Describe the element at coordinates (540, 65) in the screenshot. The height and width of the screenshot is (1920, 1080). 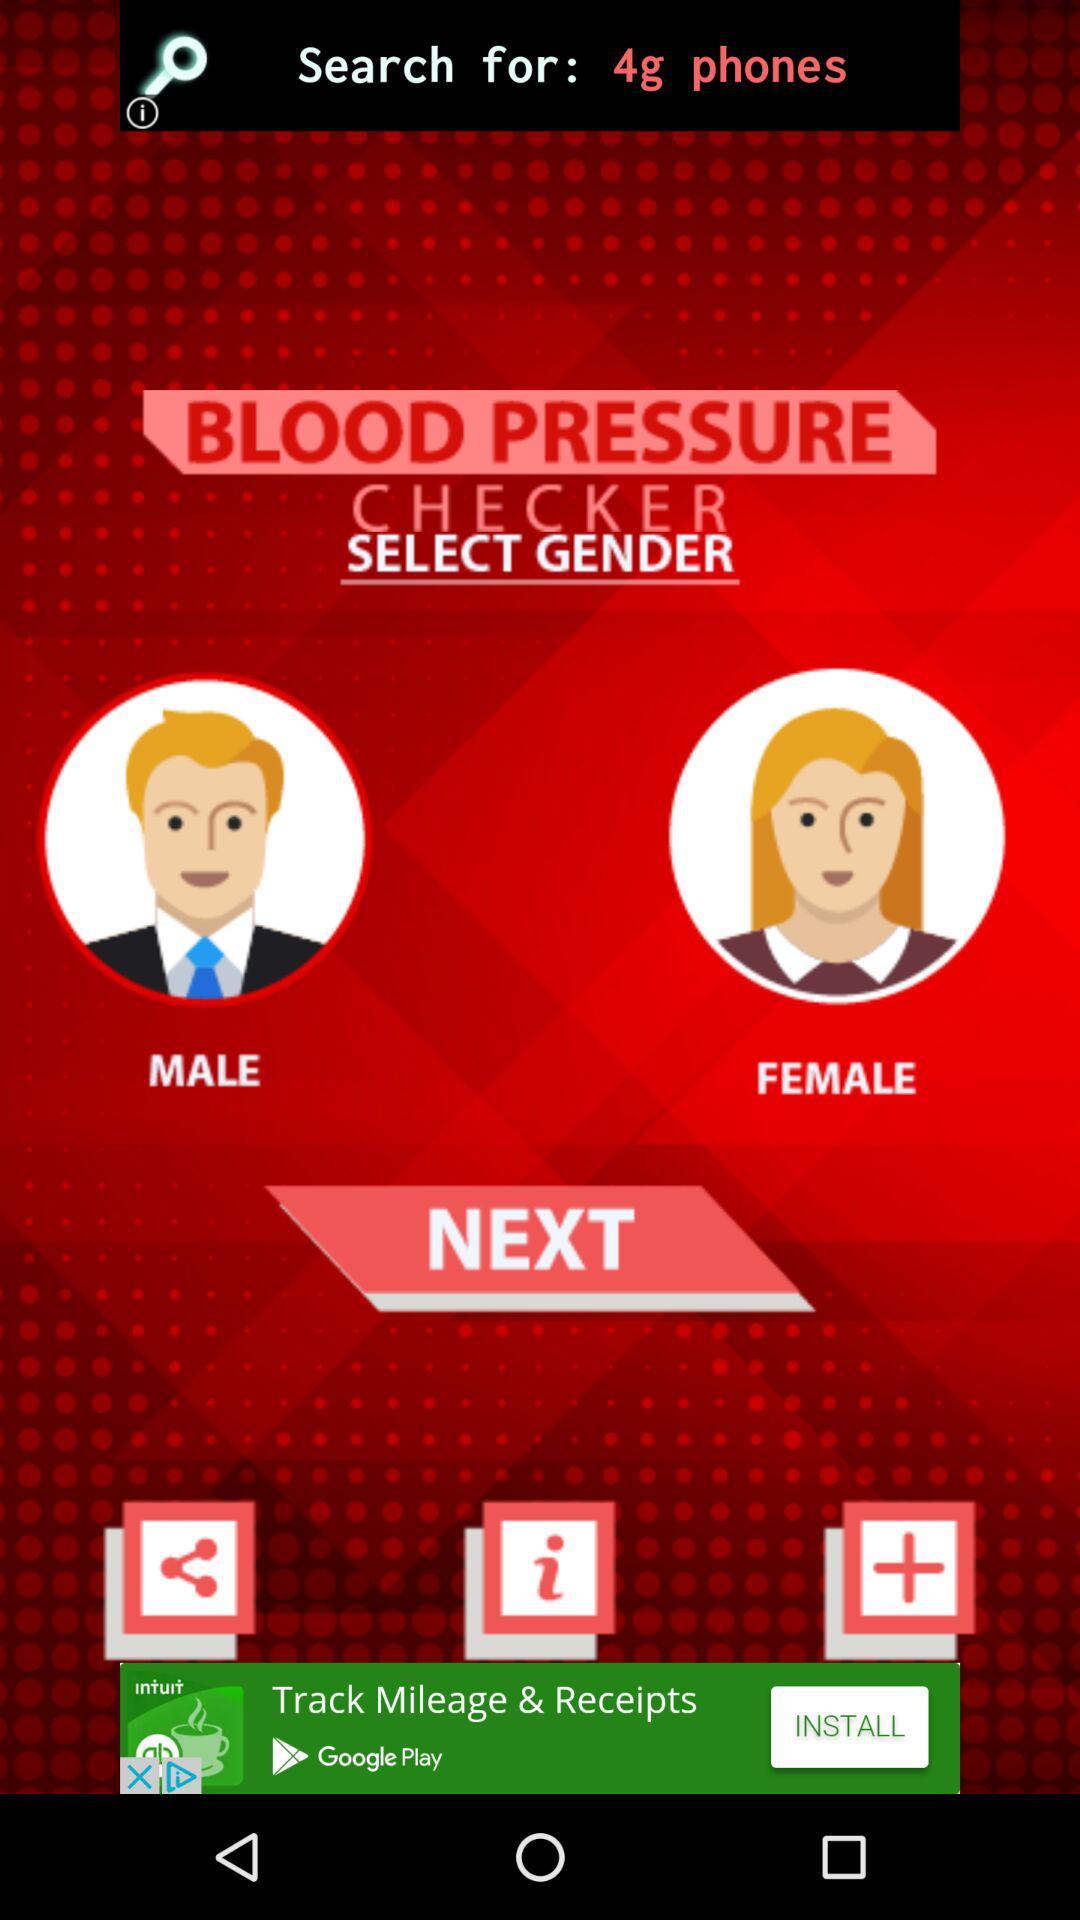
I see `choose the selection` at that location.